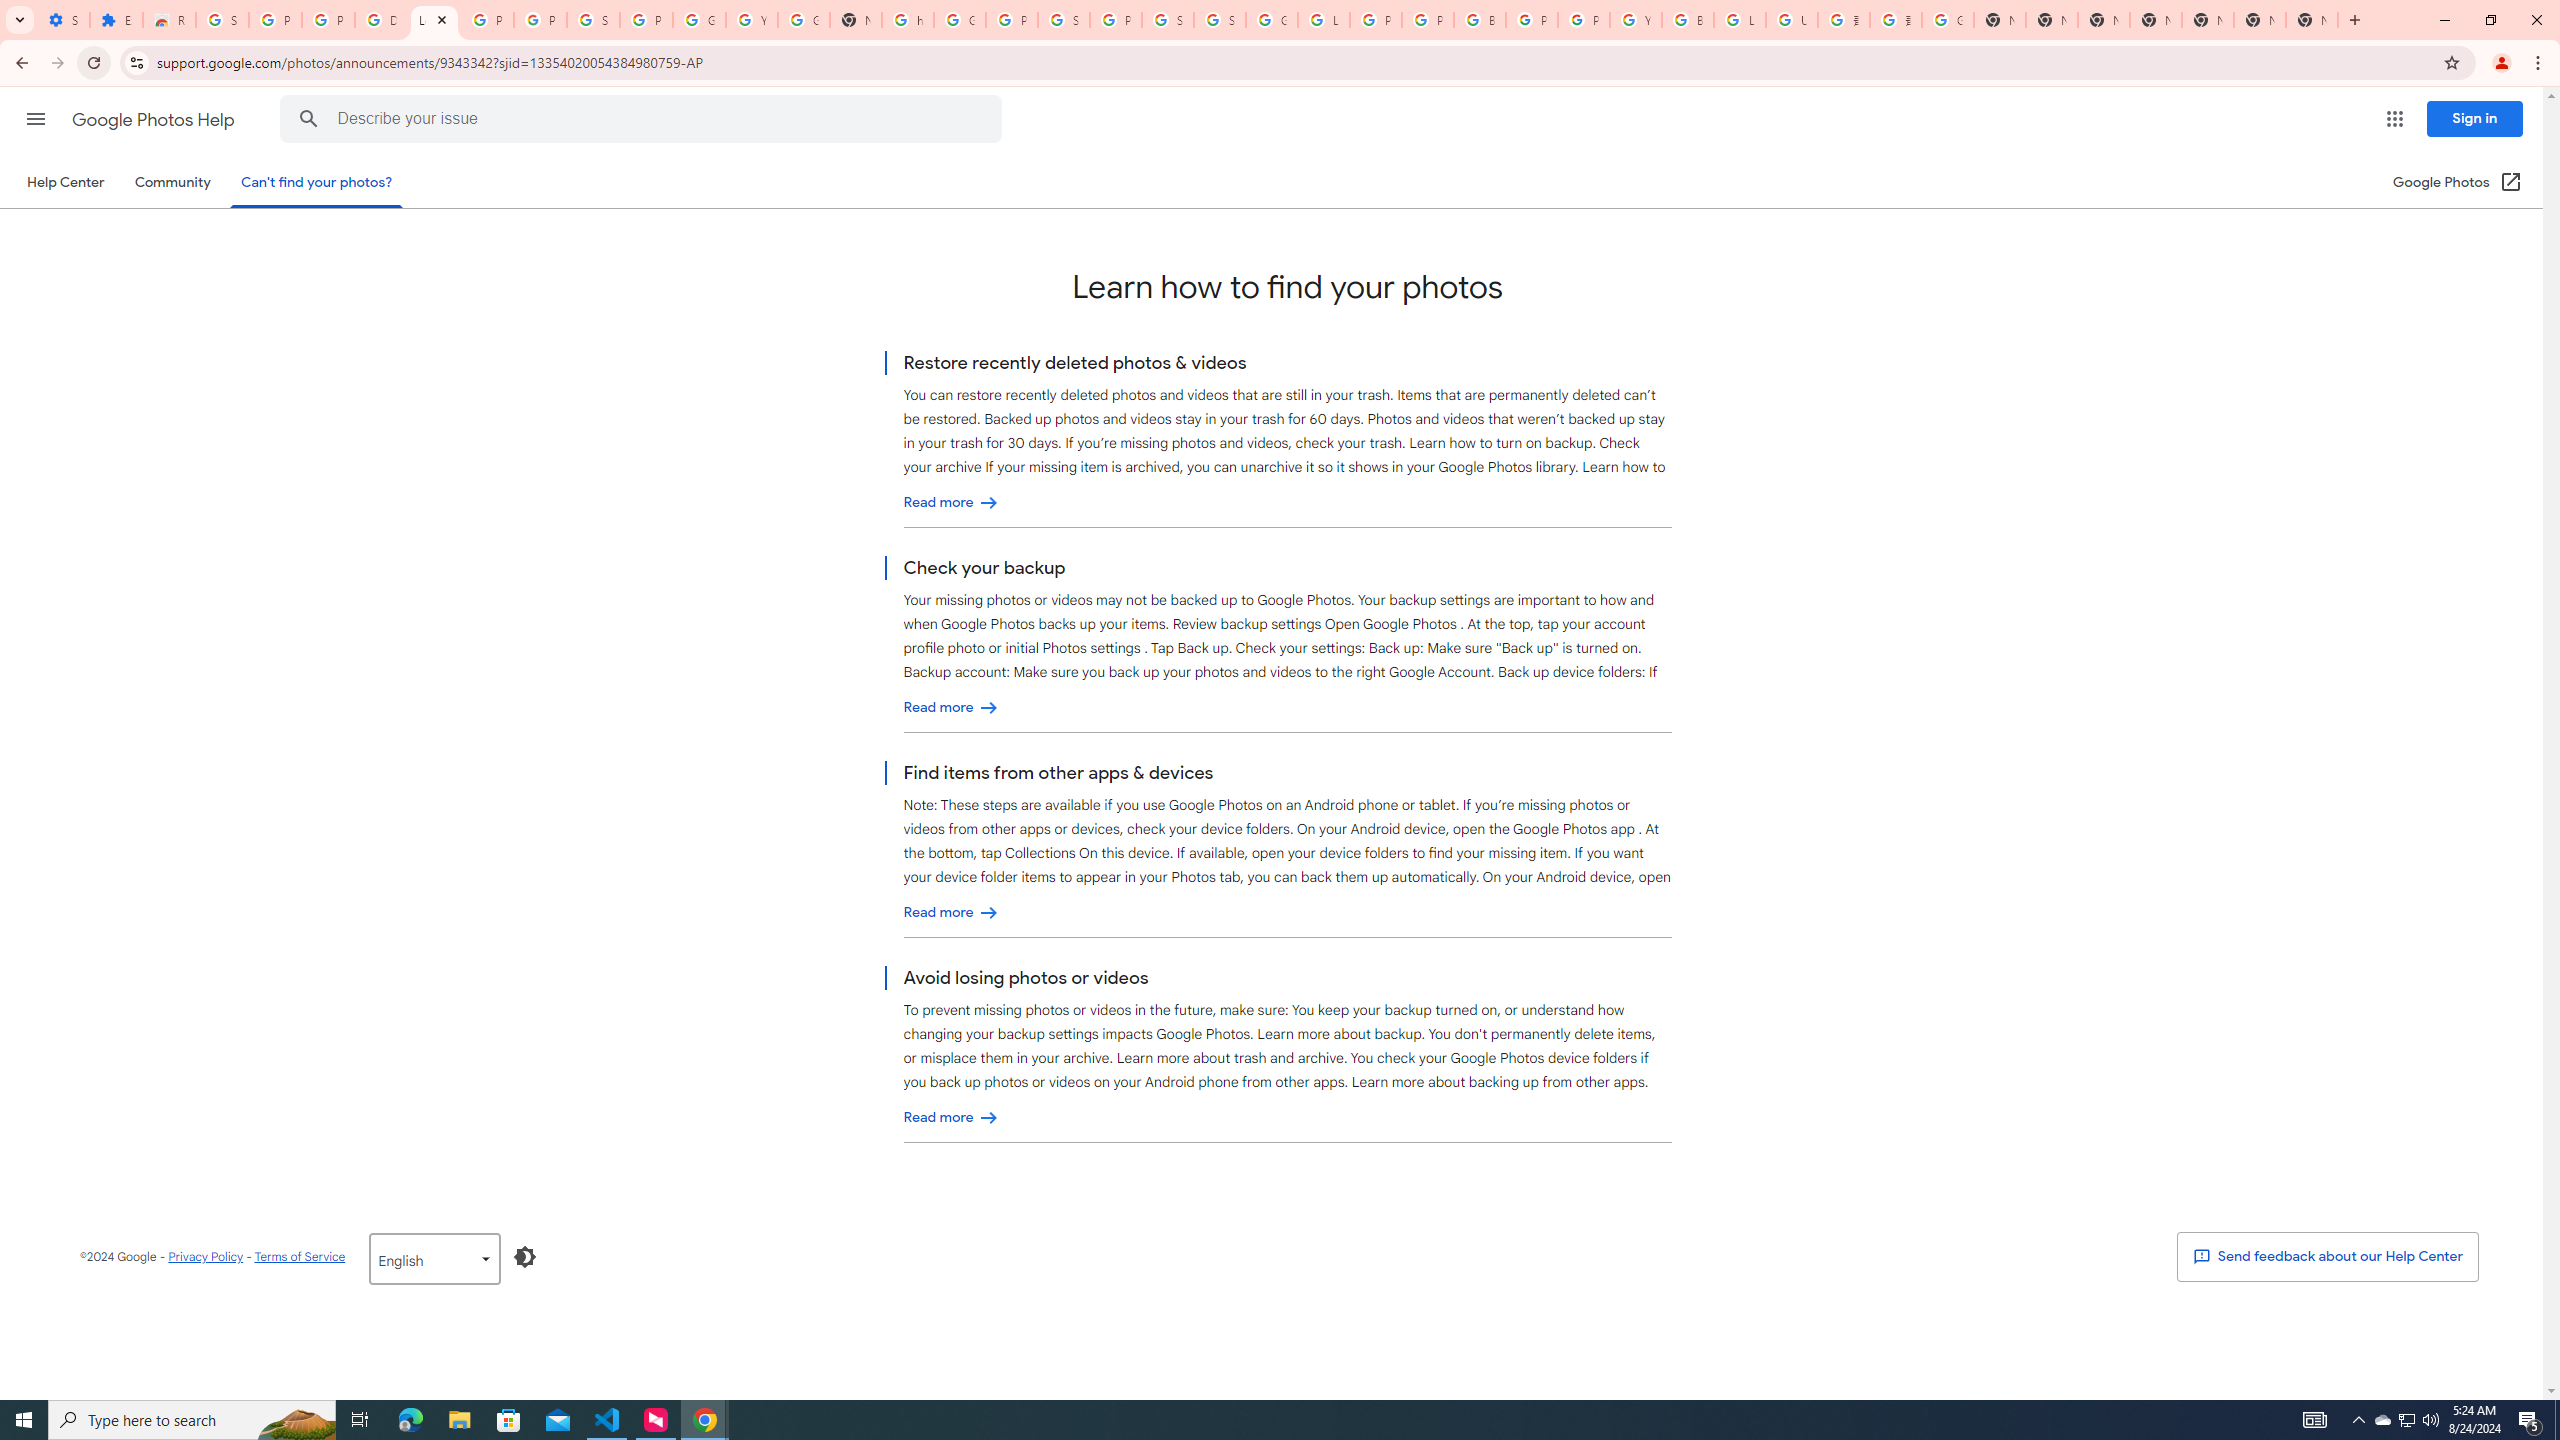 Image resolution: width=2560 pixels, height=1440 pixels. I want to click on 'Privacy Help Center - Policies Help', so click(1426, 19).